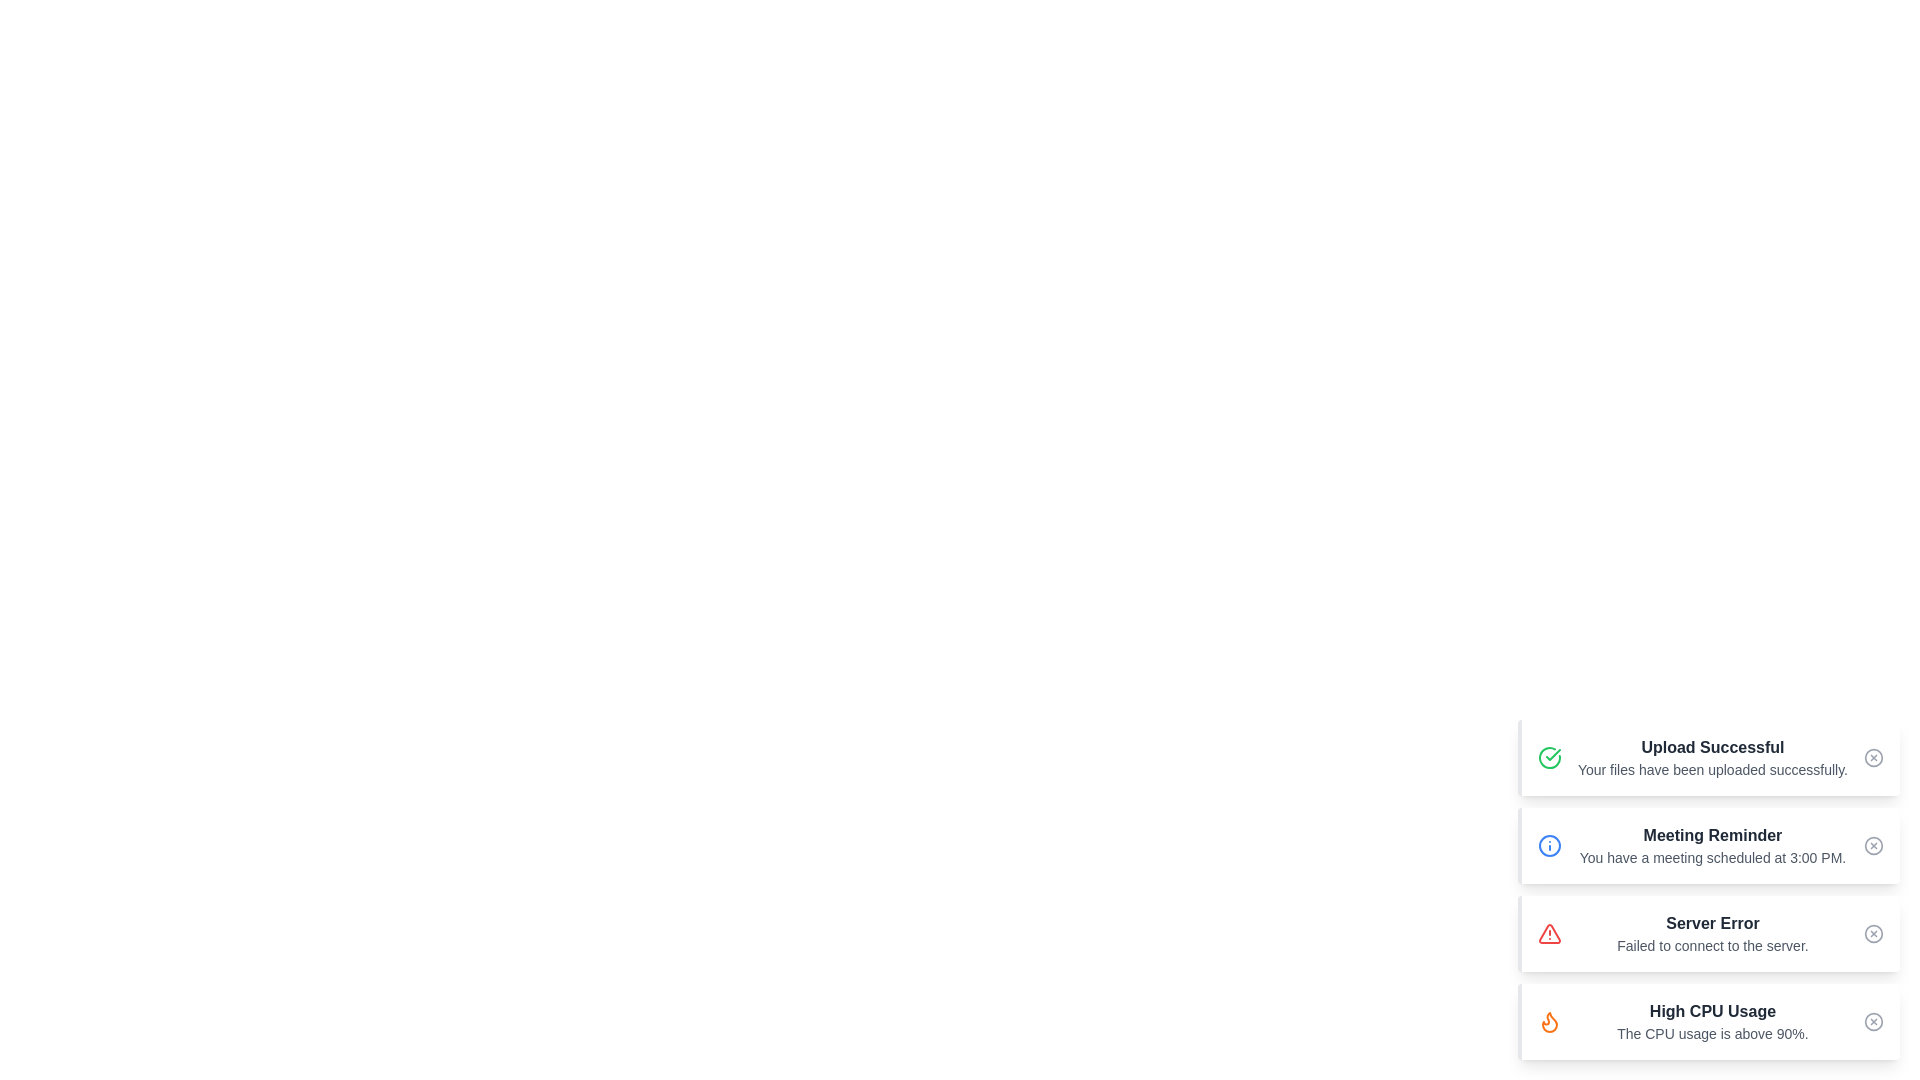 The width and height of the screenshot is (1920, 1080). Describe the element at coordinates (1872, 1022) in the screenshot. I see `close button for the alert with title 'High CPU Usage'` at that location.